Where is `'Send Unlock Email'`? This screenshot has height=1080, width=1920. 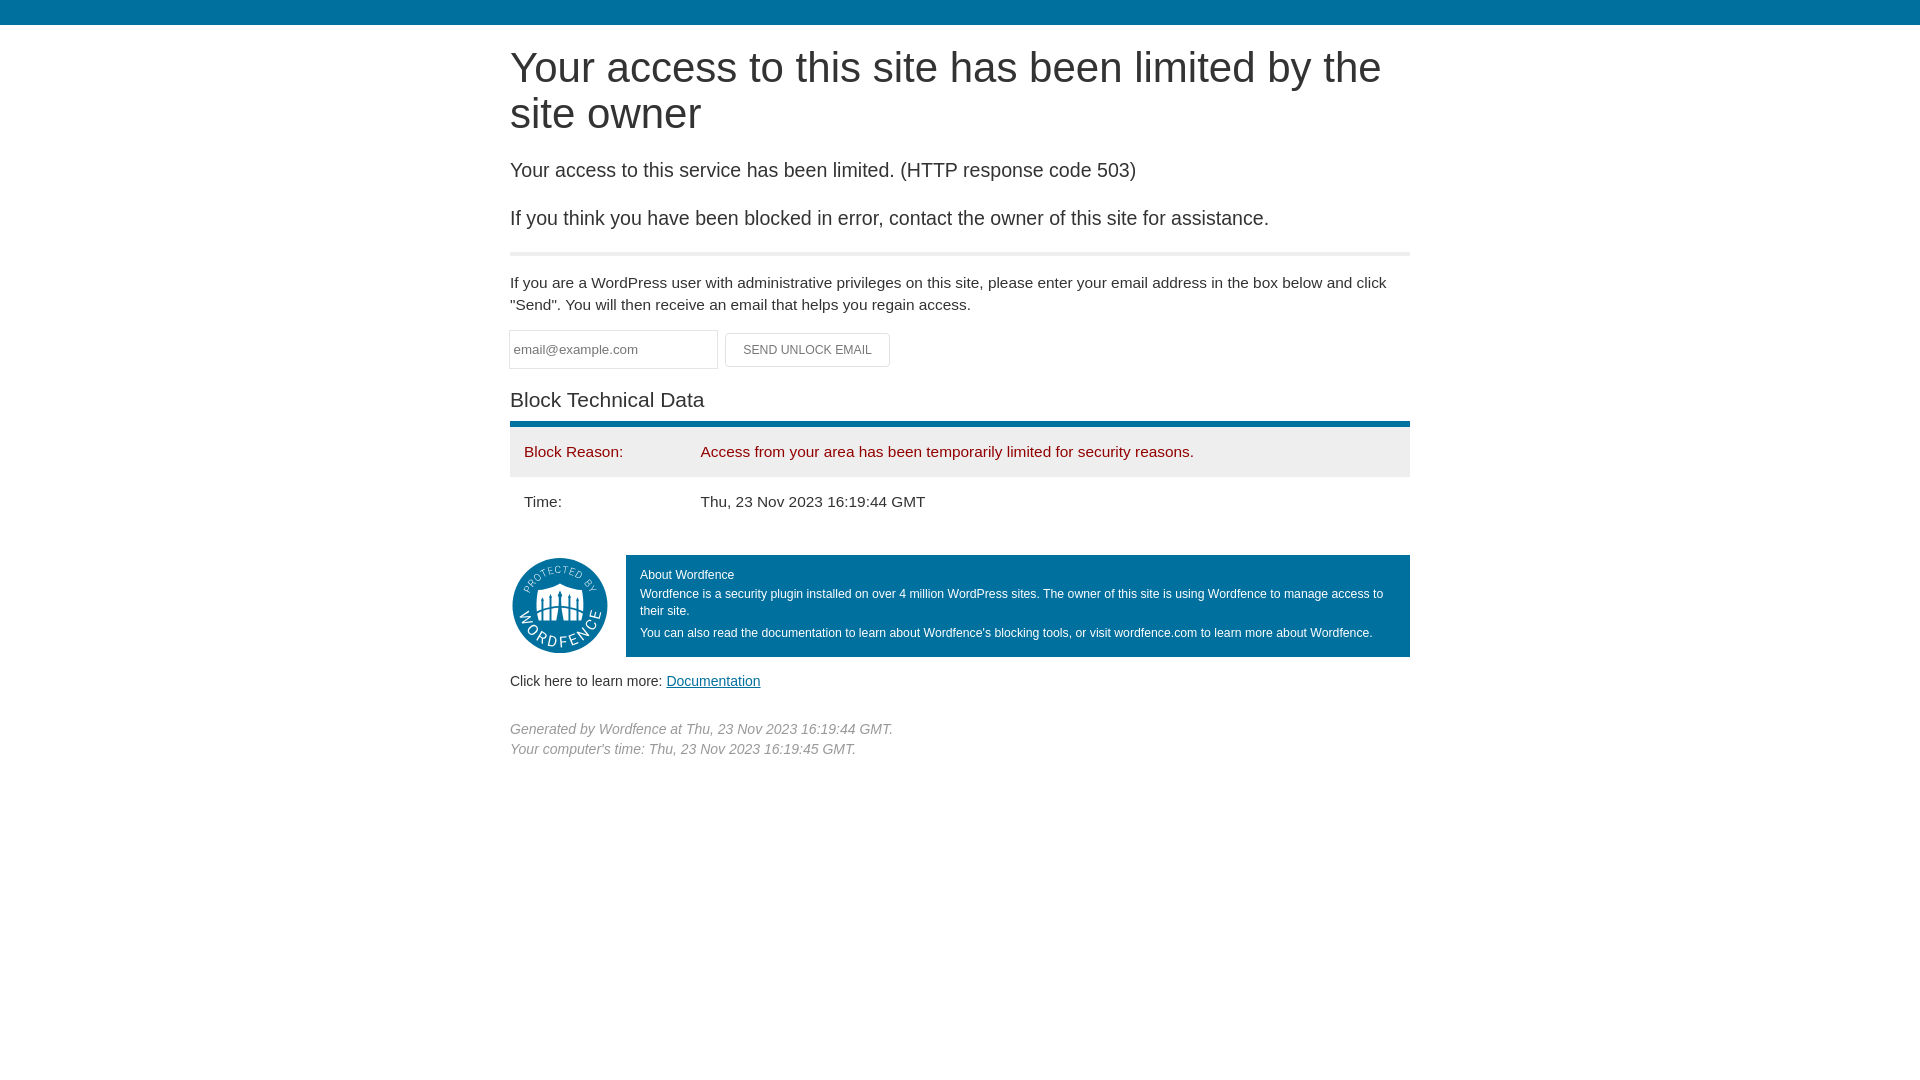 'Send Unlock Email' is located at coordinates (807, 349).